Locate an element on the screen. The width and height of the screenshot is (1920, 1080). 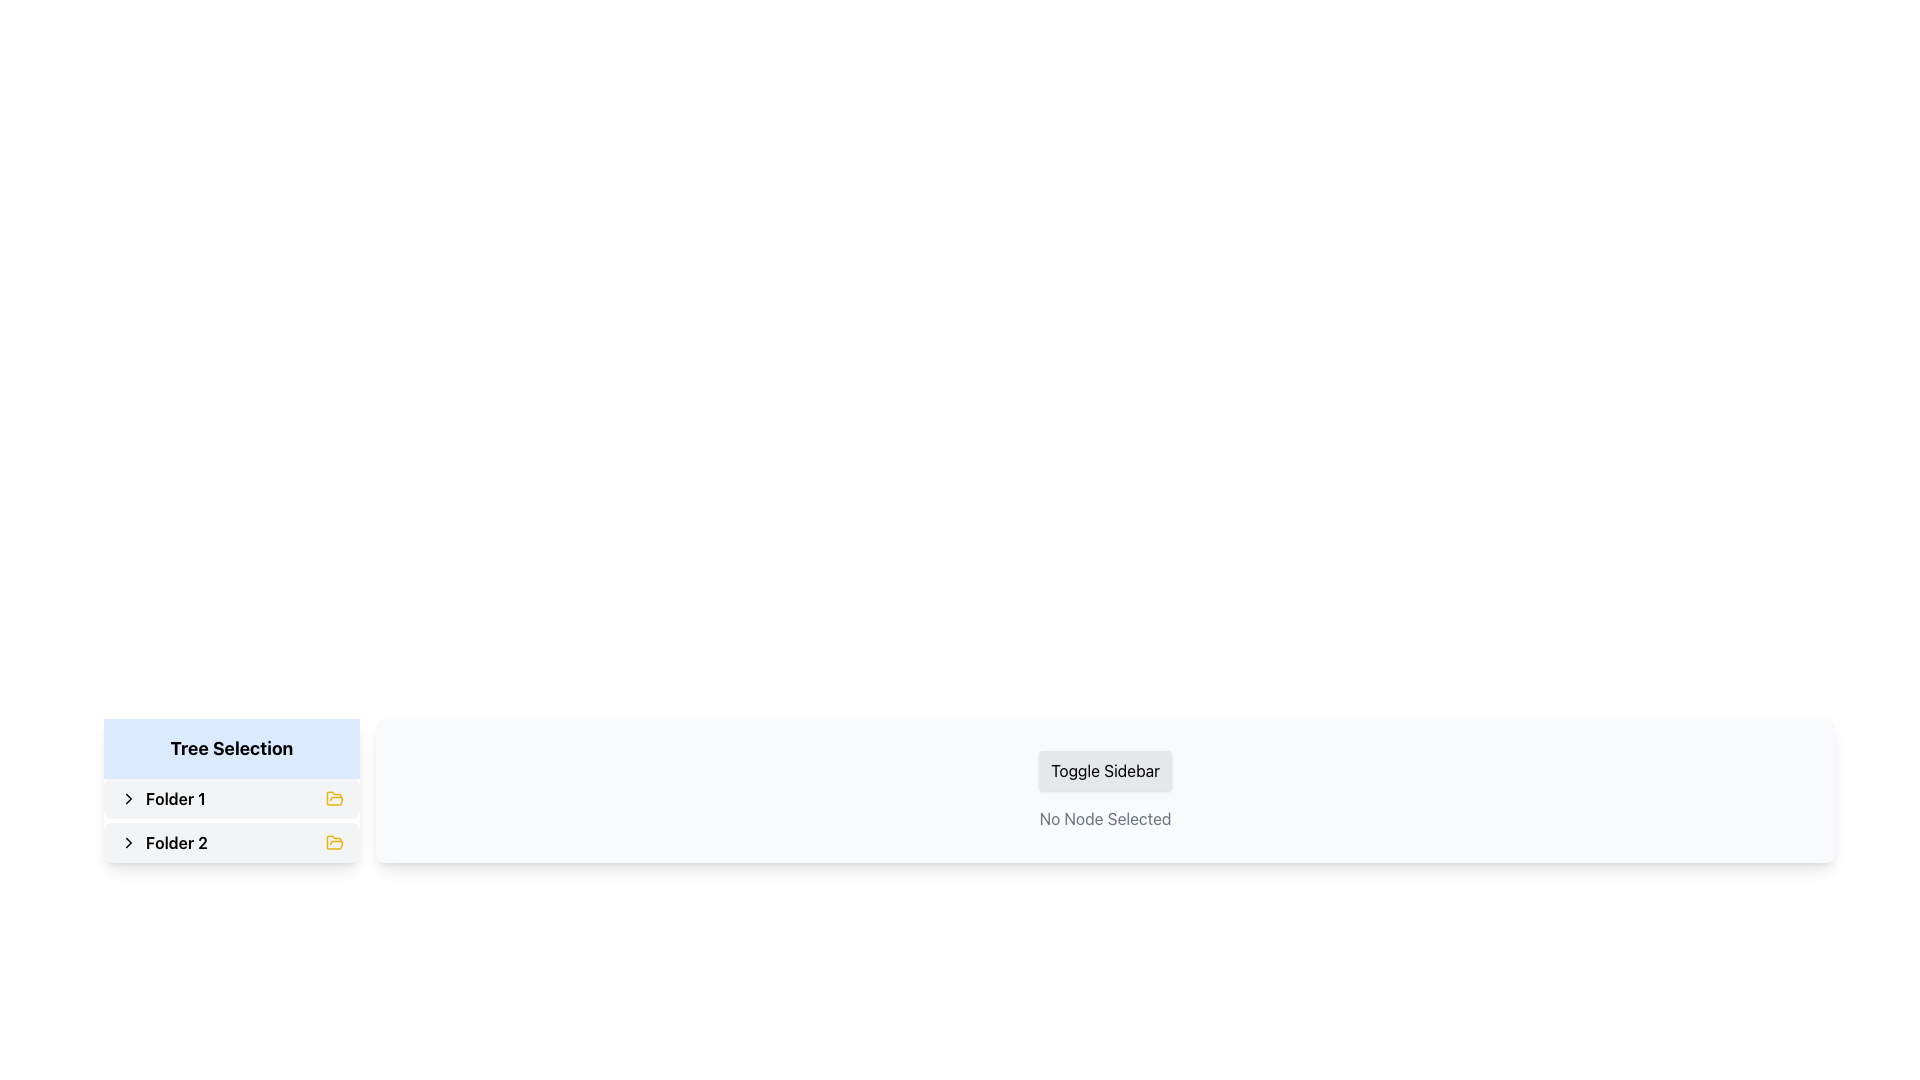
the vibrant yellow open folder SVG icon located to the far right of the 'Folder 1' entry in the left-side Tree Selection panel is located at coordinates (335, 797).